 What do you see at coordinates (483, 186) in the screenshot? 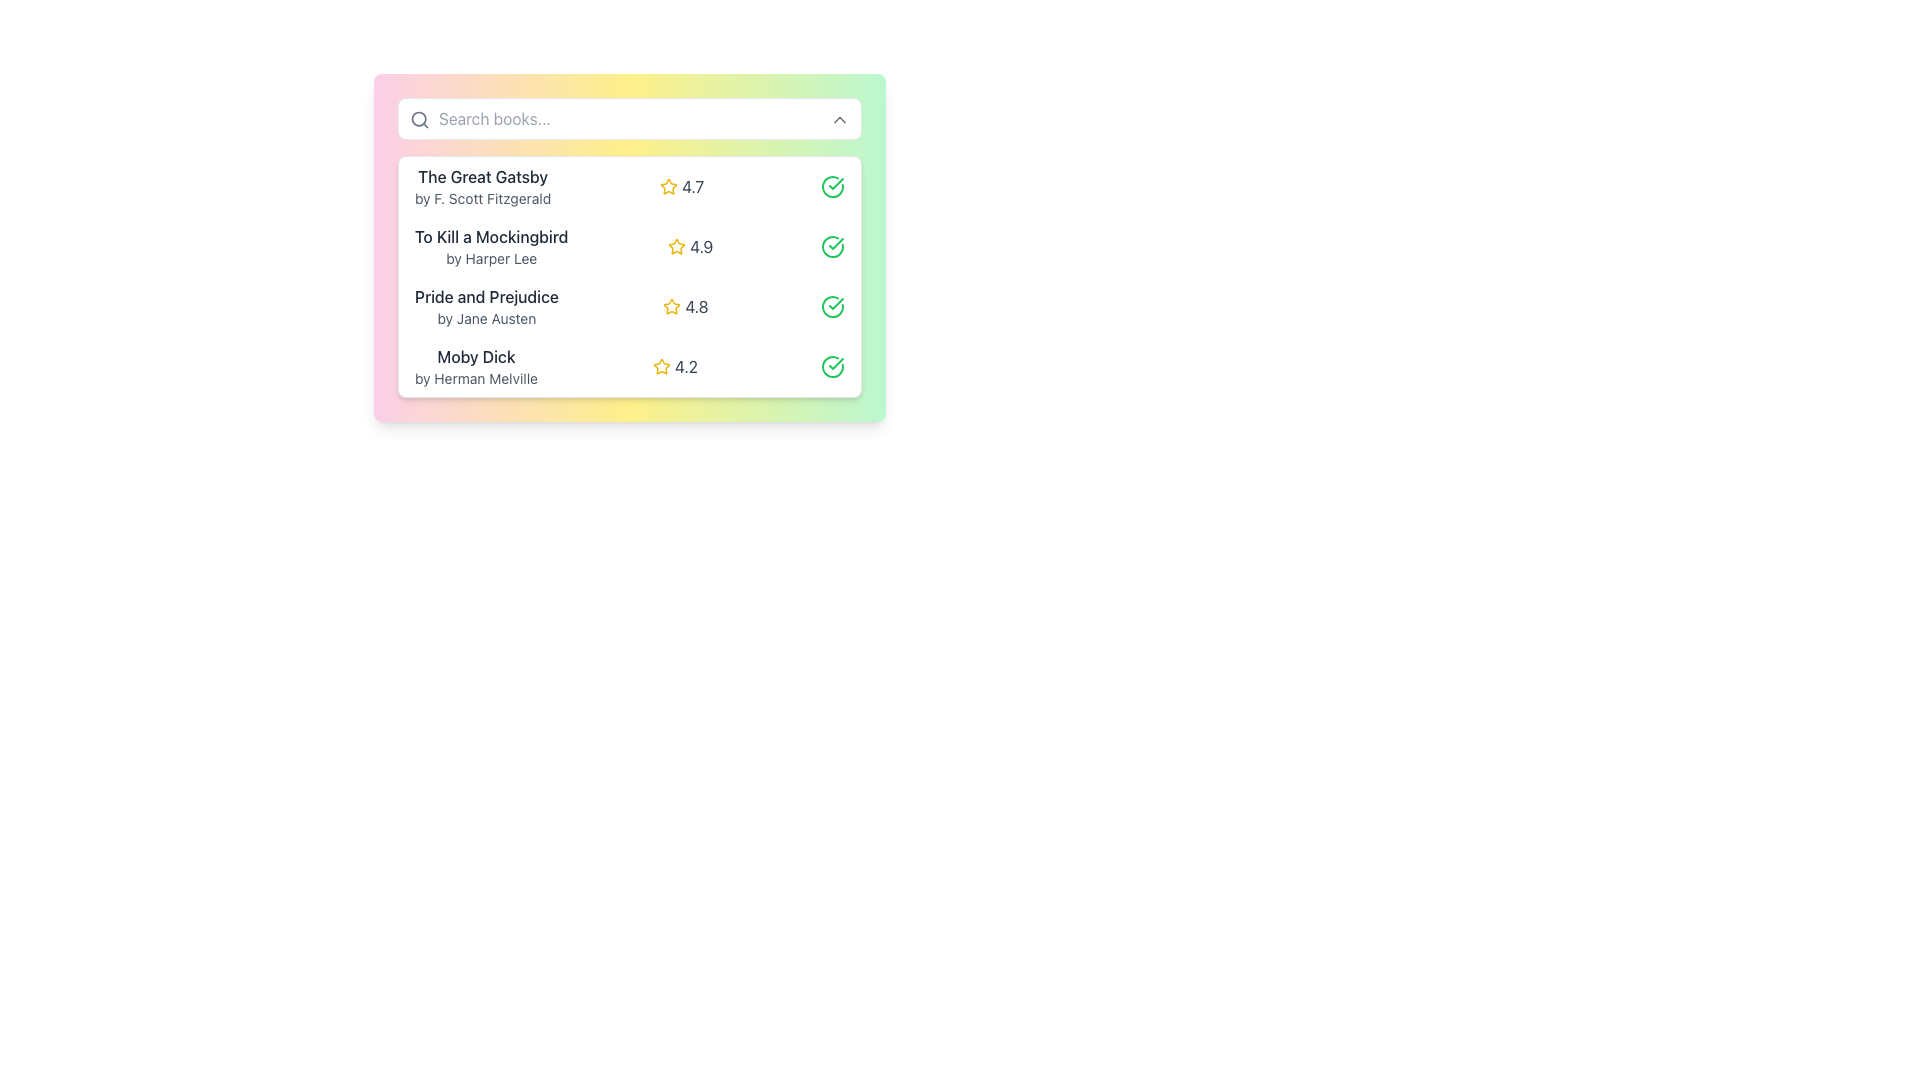
I see `text of the first book entry, which displays the title and author, located at the top of the vertical list of book entries` at bounding box center [483, 186].